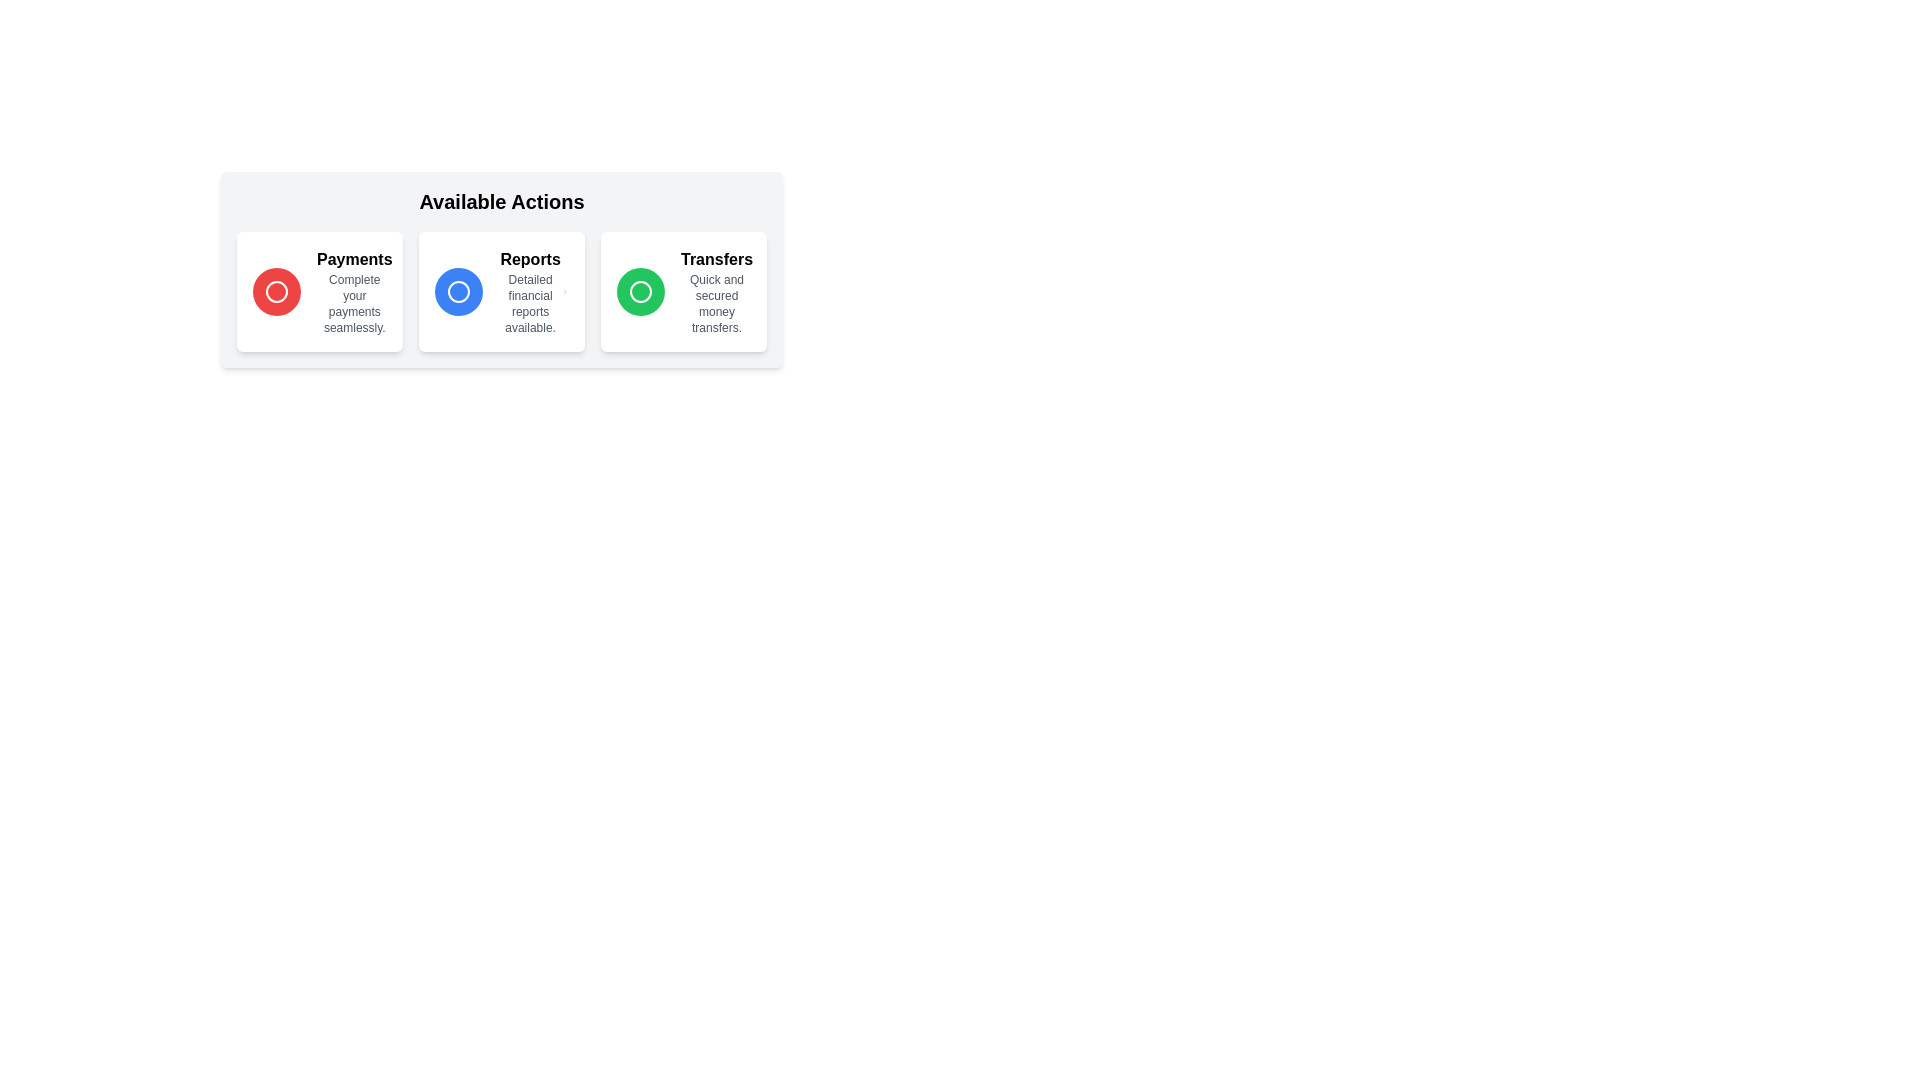 The height and width of the screenshot is (1080, 1920). Describe the element at coordinates (641, 292) in the screenshot. I see `the center circle of the SVG Circle Graphics in the 'Transfers' section to visually distinguish it as part of the 'Transfers' action` at that location.